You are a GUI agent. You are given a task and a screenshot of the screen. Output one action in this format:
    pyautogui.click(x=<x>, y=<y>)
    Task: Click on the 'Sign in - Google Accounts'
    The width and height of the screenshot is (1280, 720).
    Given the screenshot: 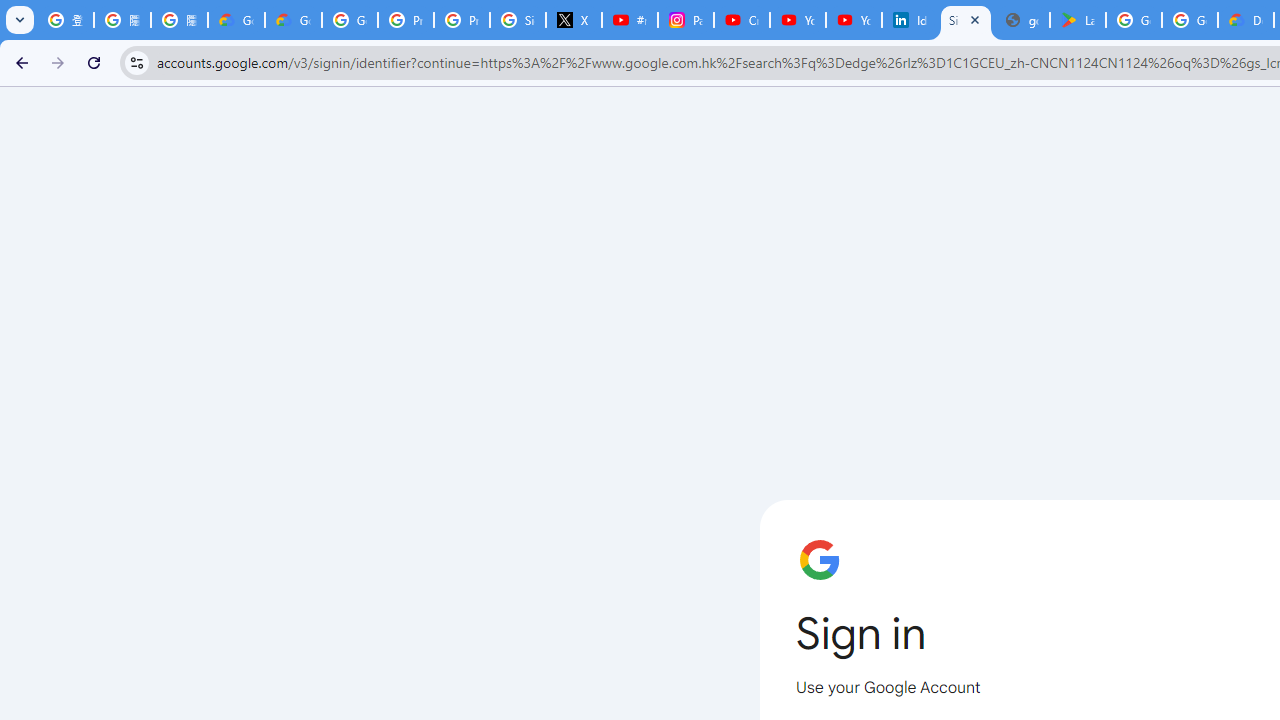 What is the action you would take?
    pyautogui.click(x=966, y=20)
    